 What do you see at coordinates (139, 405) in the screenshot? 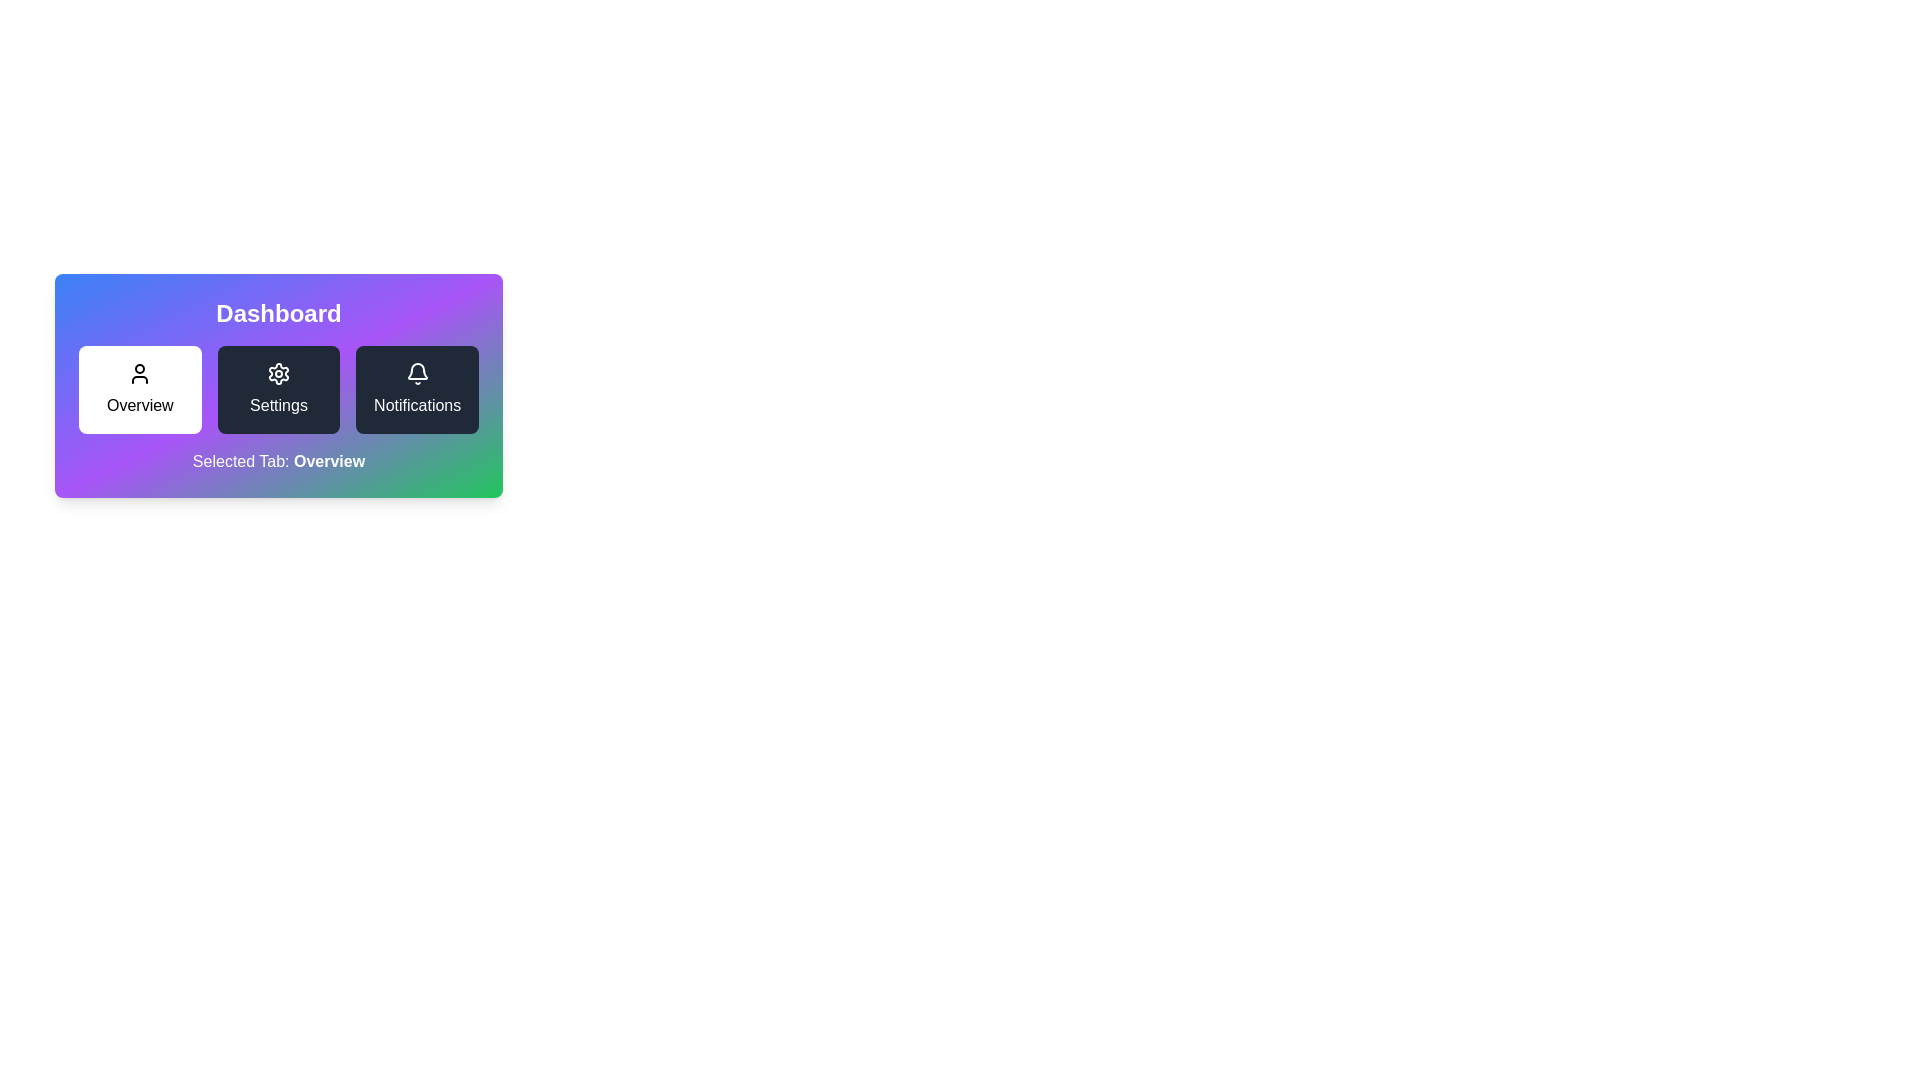
I see `the 'Overview' text label displayed in black font on a white background, located within a card on the left side of a row with similar cards` at bounding box center [139, 405].